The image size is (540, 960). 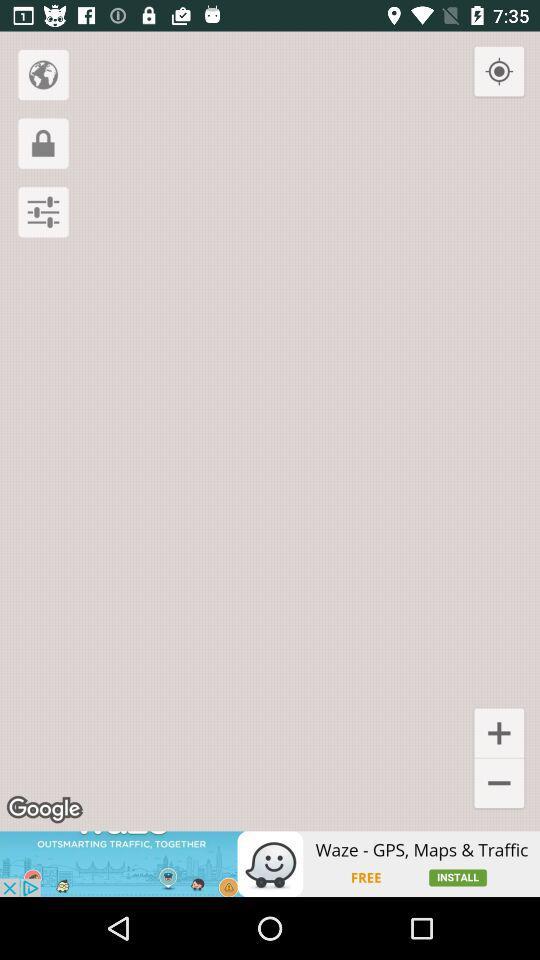 What do you see at coordinates (43, 142) in the screenshot?
I see `unlock` at bounding box center [43, 142].